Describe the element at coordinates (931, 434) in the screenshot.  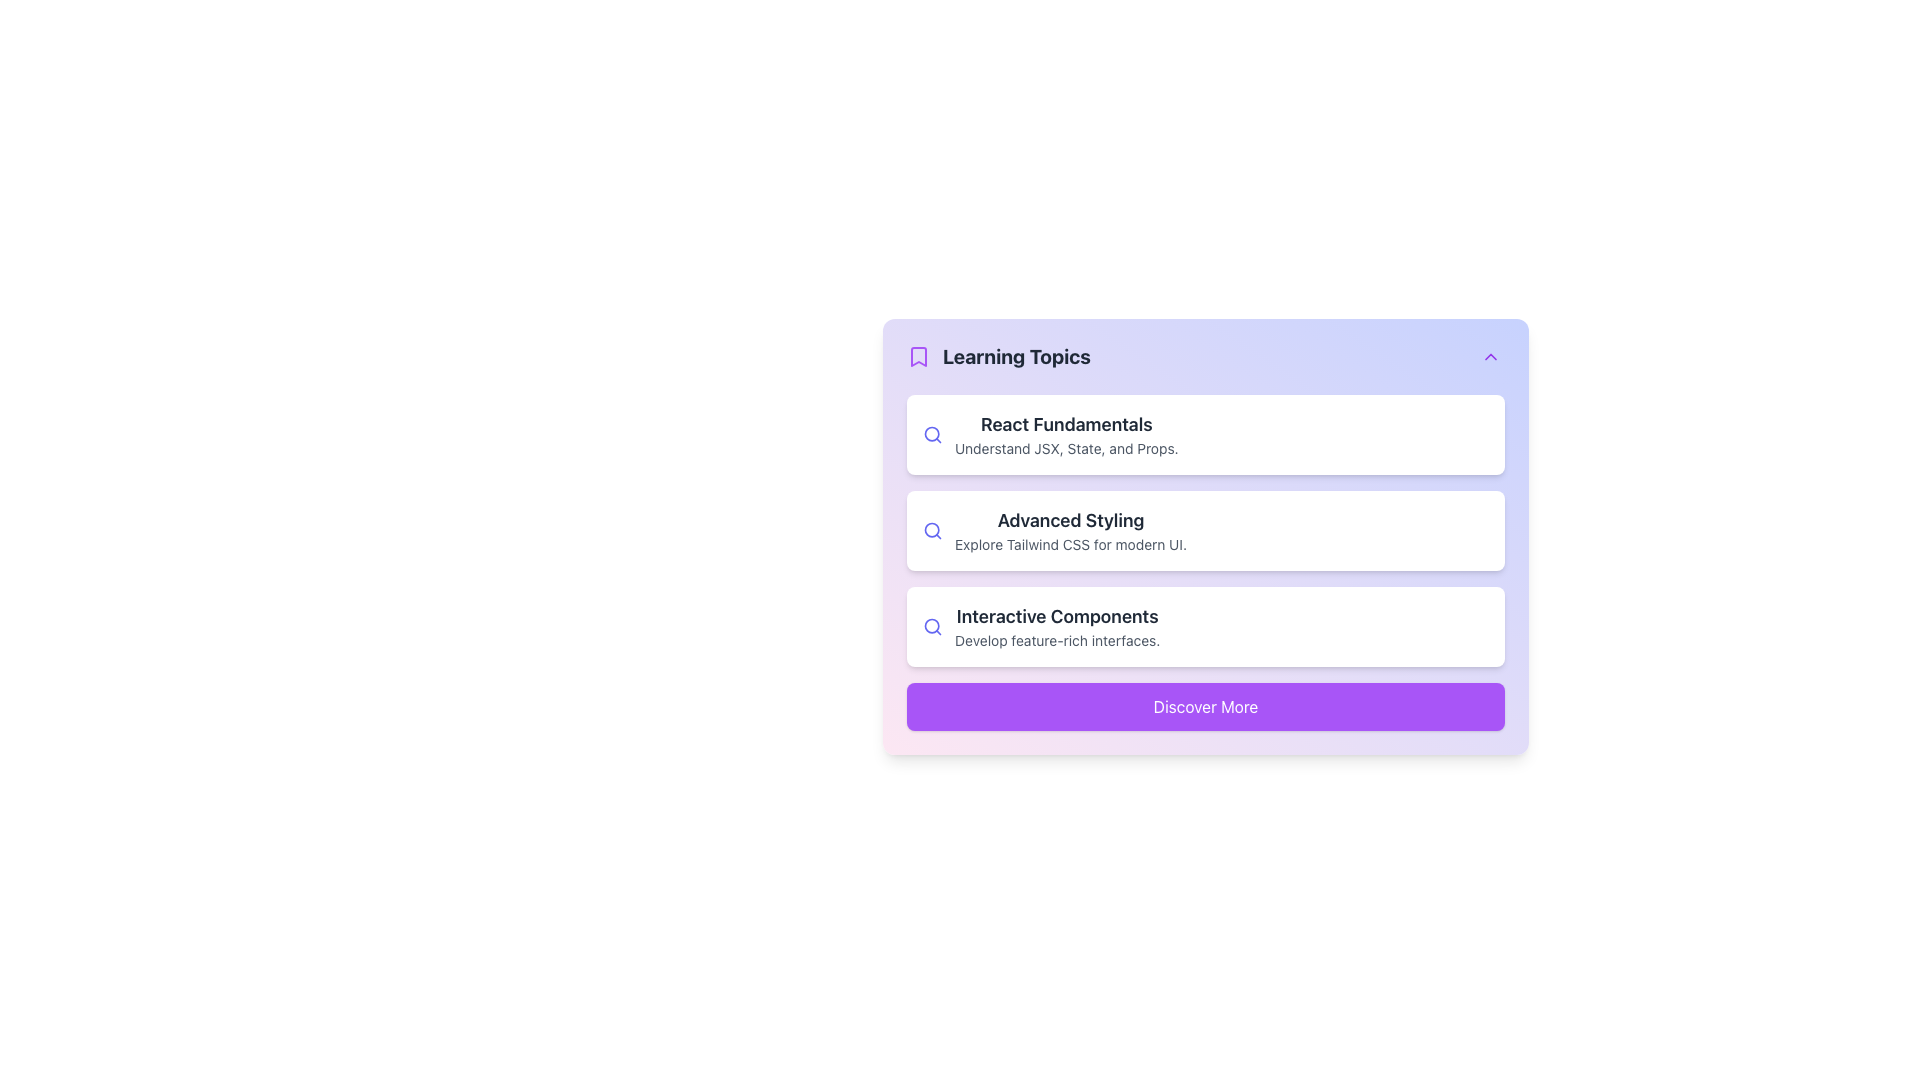
I see `the indigo magnifying glass icon located` at that location.